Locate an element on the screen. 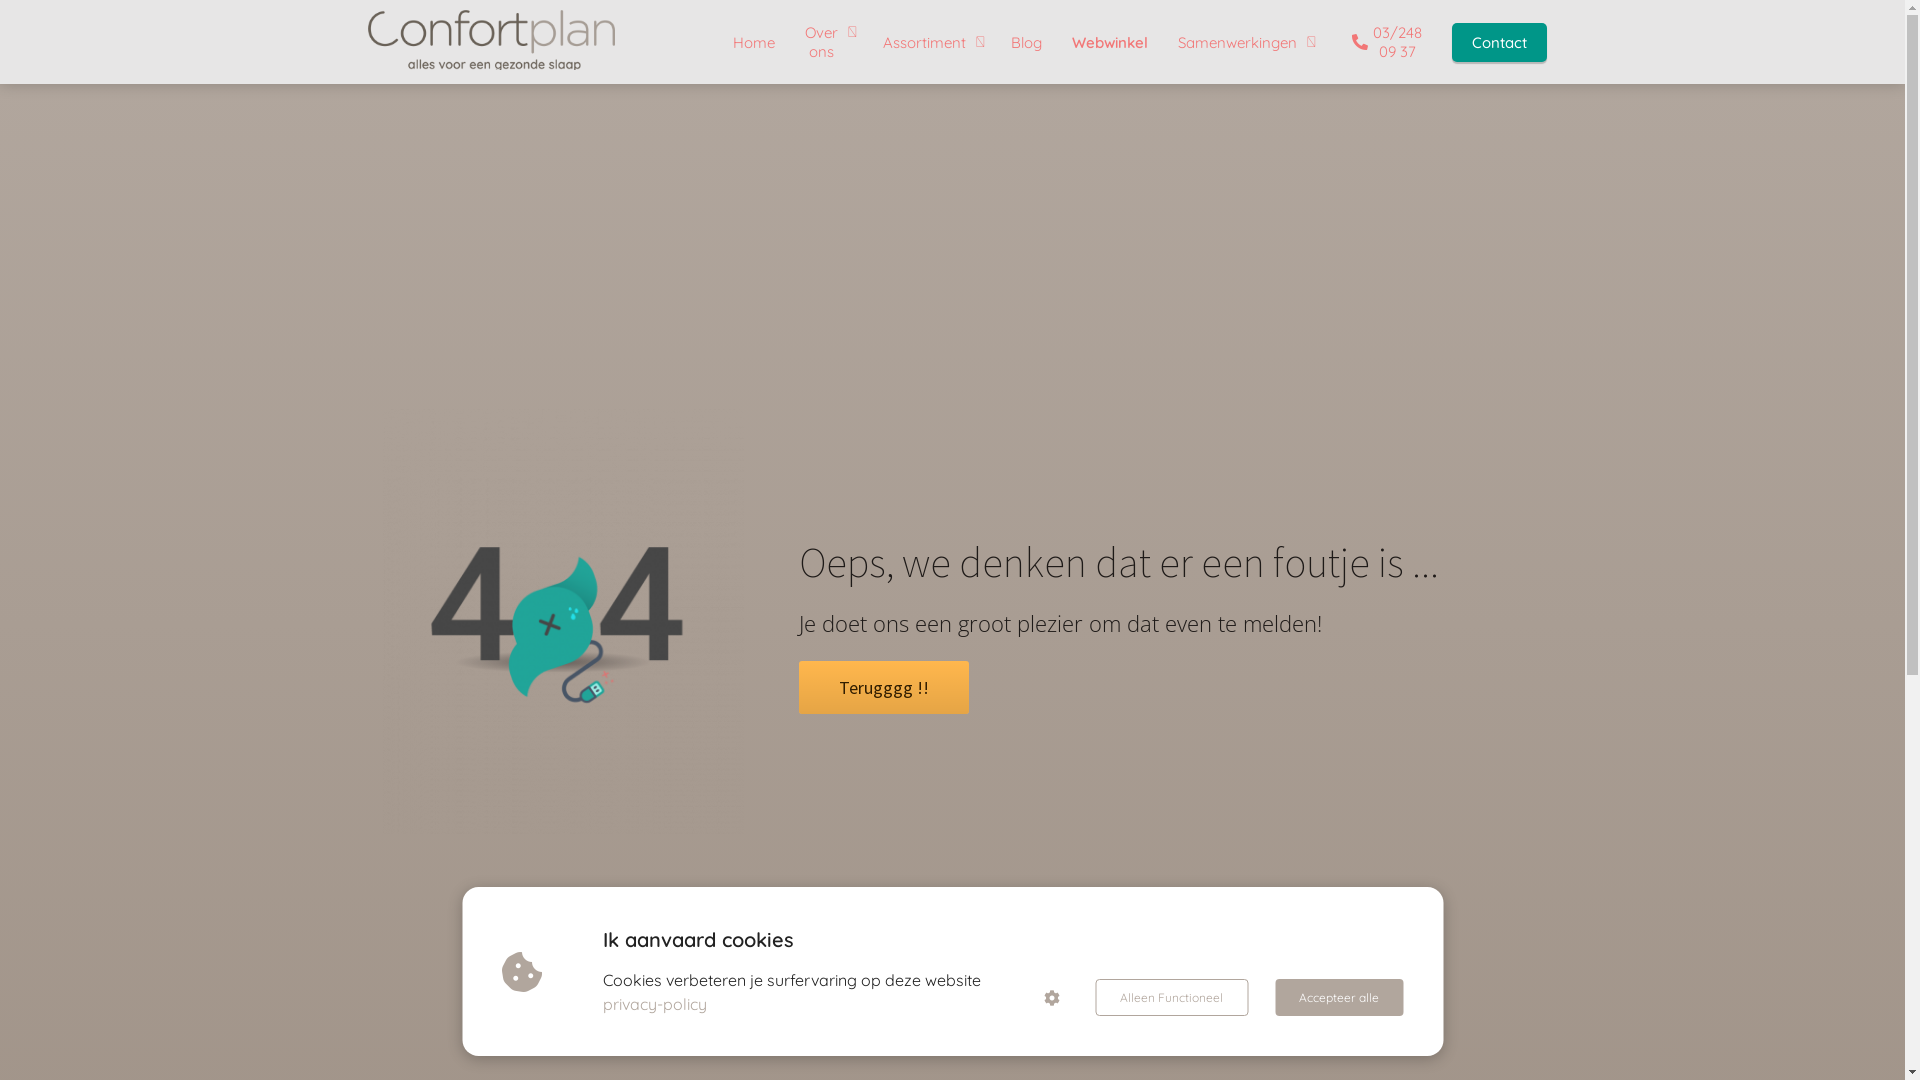  'Home' is located at coordinates (752, 42).